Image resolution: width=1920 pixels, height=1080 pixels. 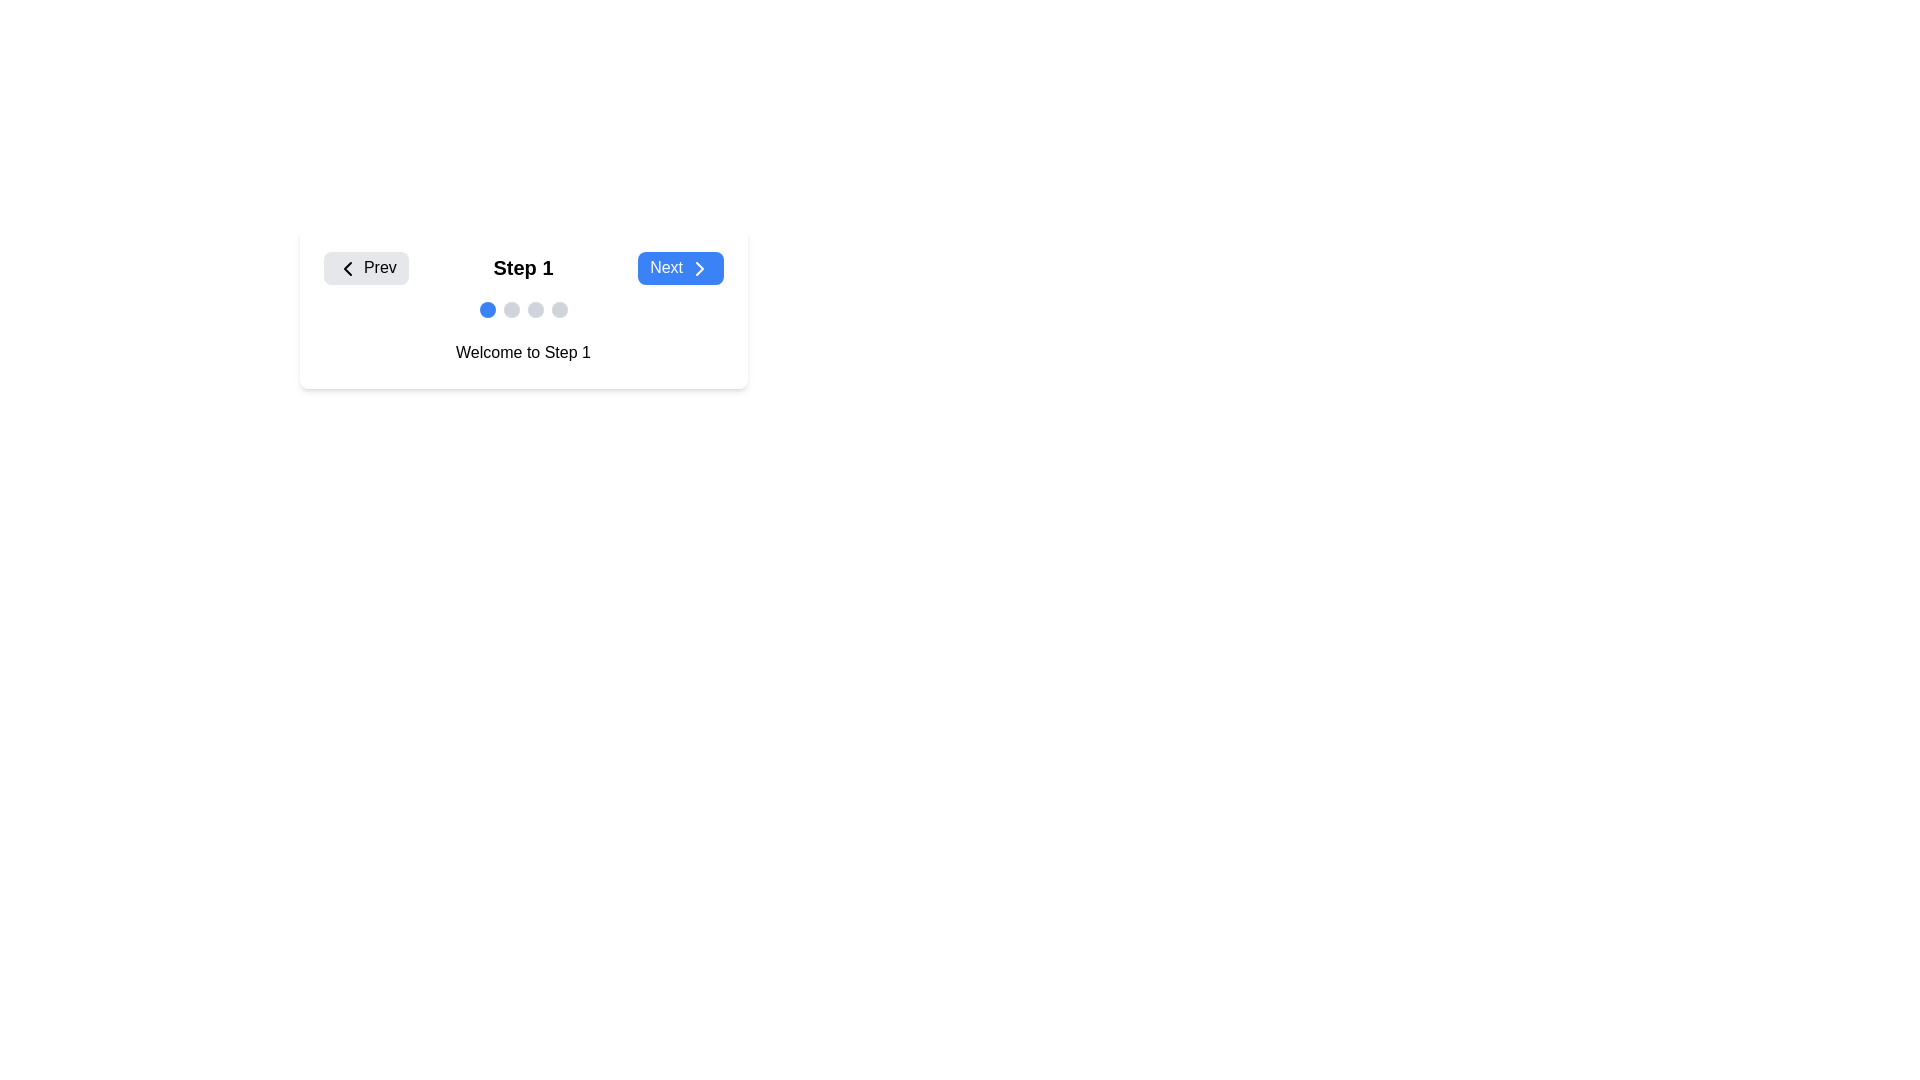 I want to click on the chevron icon inside the 'Prev' button, which represents navigation to the previous step or page, so click(x=347, y=267).